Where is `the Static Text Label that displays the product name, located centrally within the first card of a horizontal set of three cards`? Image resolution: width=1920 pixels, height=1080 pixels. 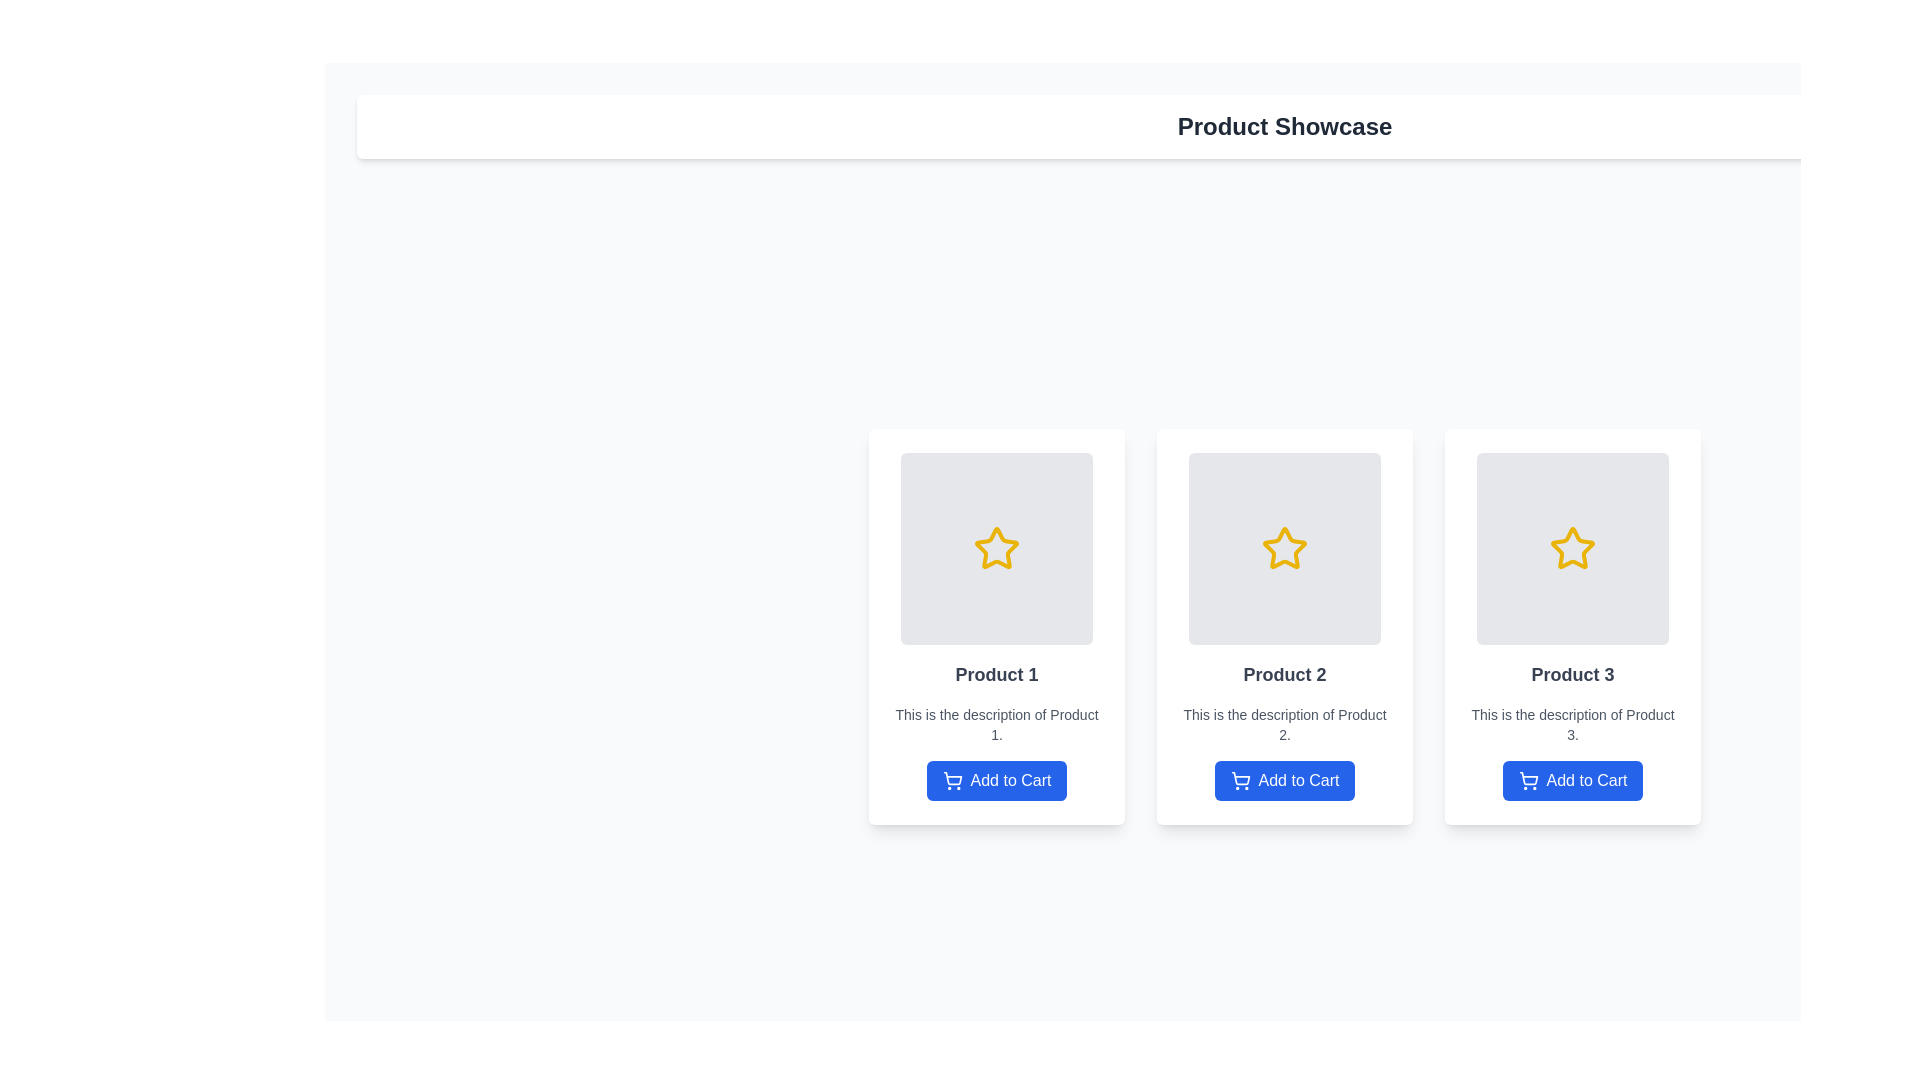
the Static Text Label that displays the product name, located centrally within the first card of a horizontal set of three cards is located at coordinates (997, 675).